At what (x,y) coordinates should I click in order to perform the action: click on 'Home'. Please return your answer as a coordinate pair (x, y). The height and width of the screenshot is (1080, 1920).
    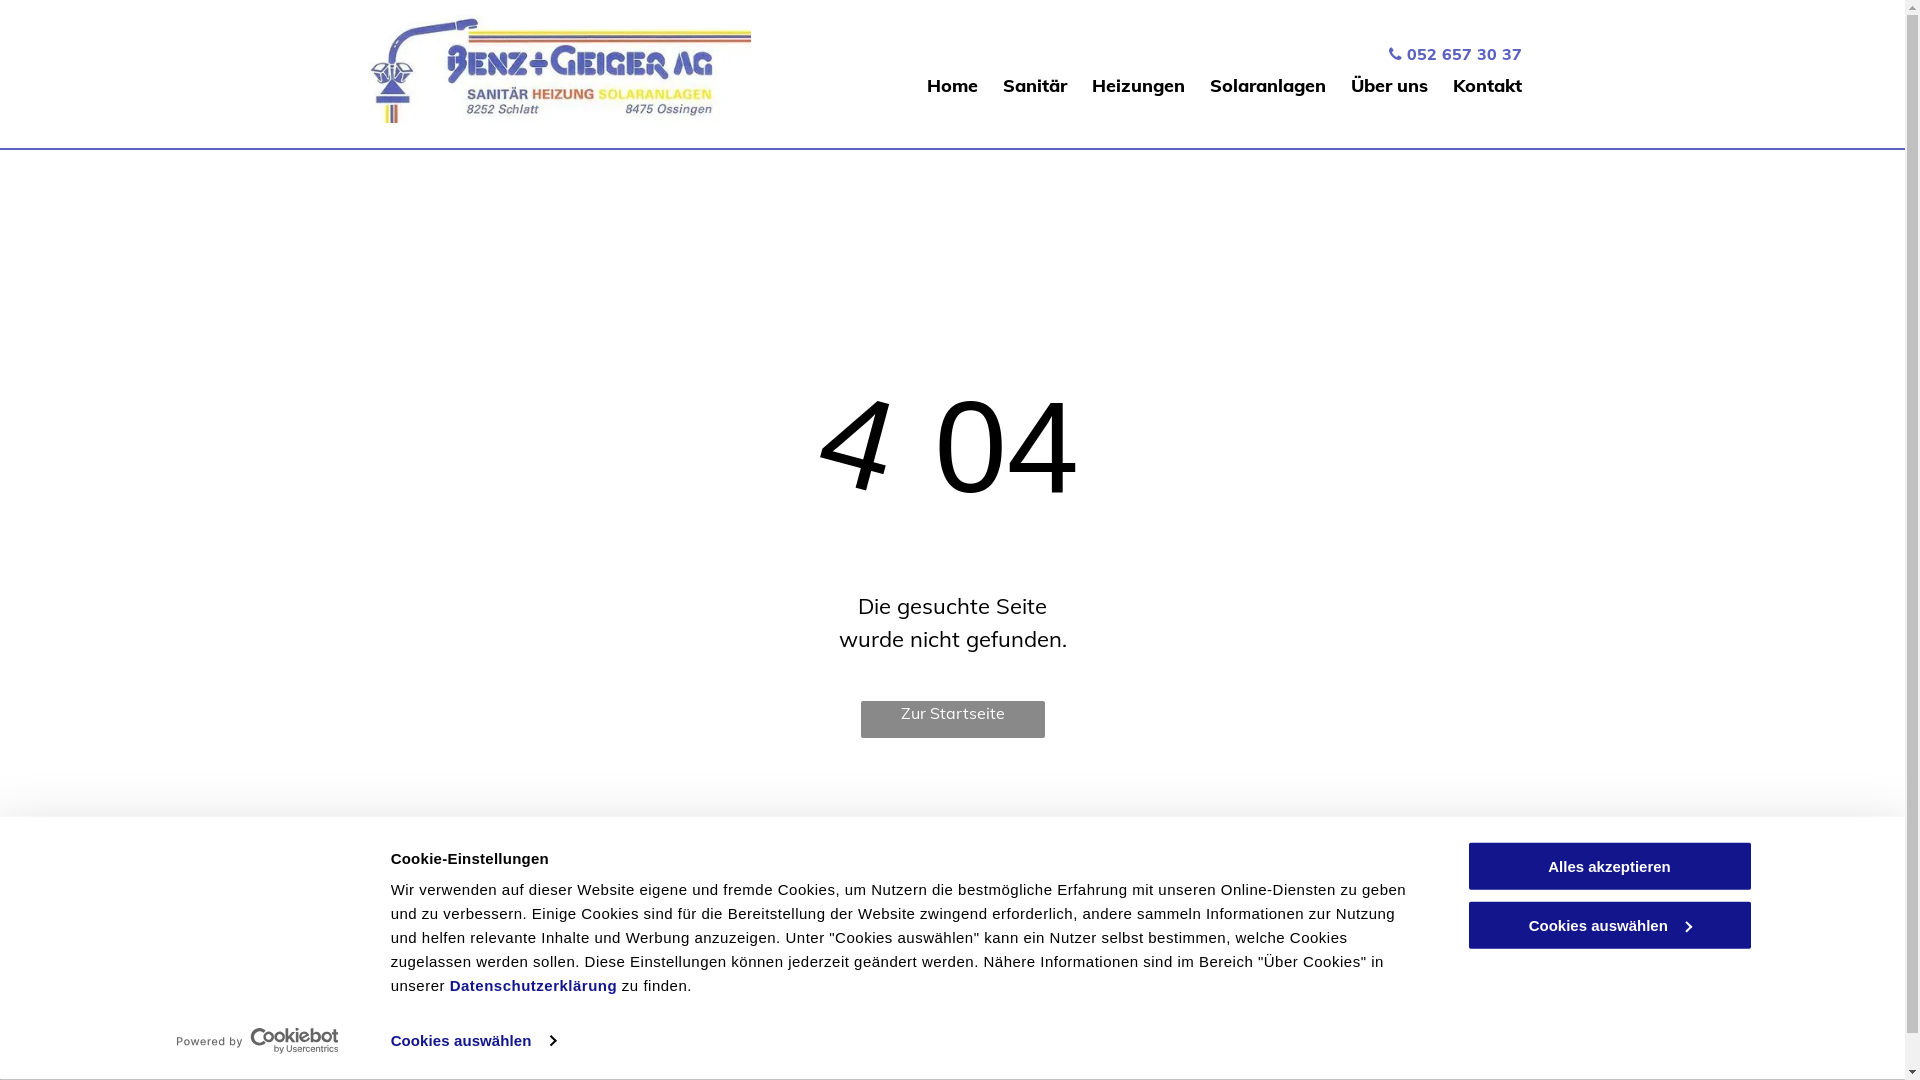
    Looking at the image, I should click on (925, 84).